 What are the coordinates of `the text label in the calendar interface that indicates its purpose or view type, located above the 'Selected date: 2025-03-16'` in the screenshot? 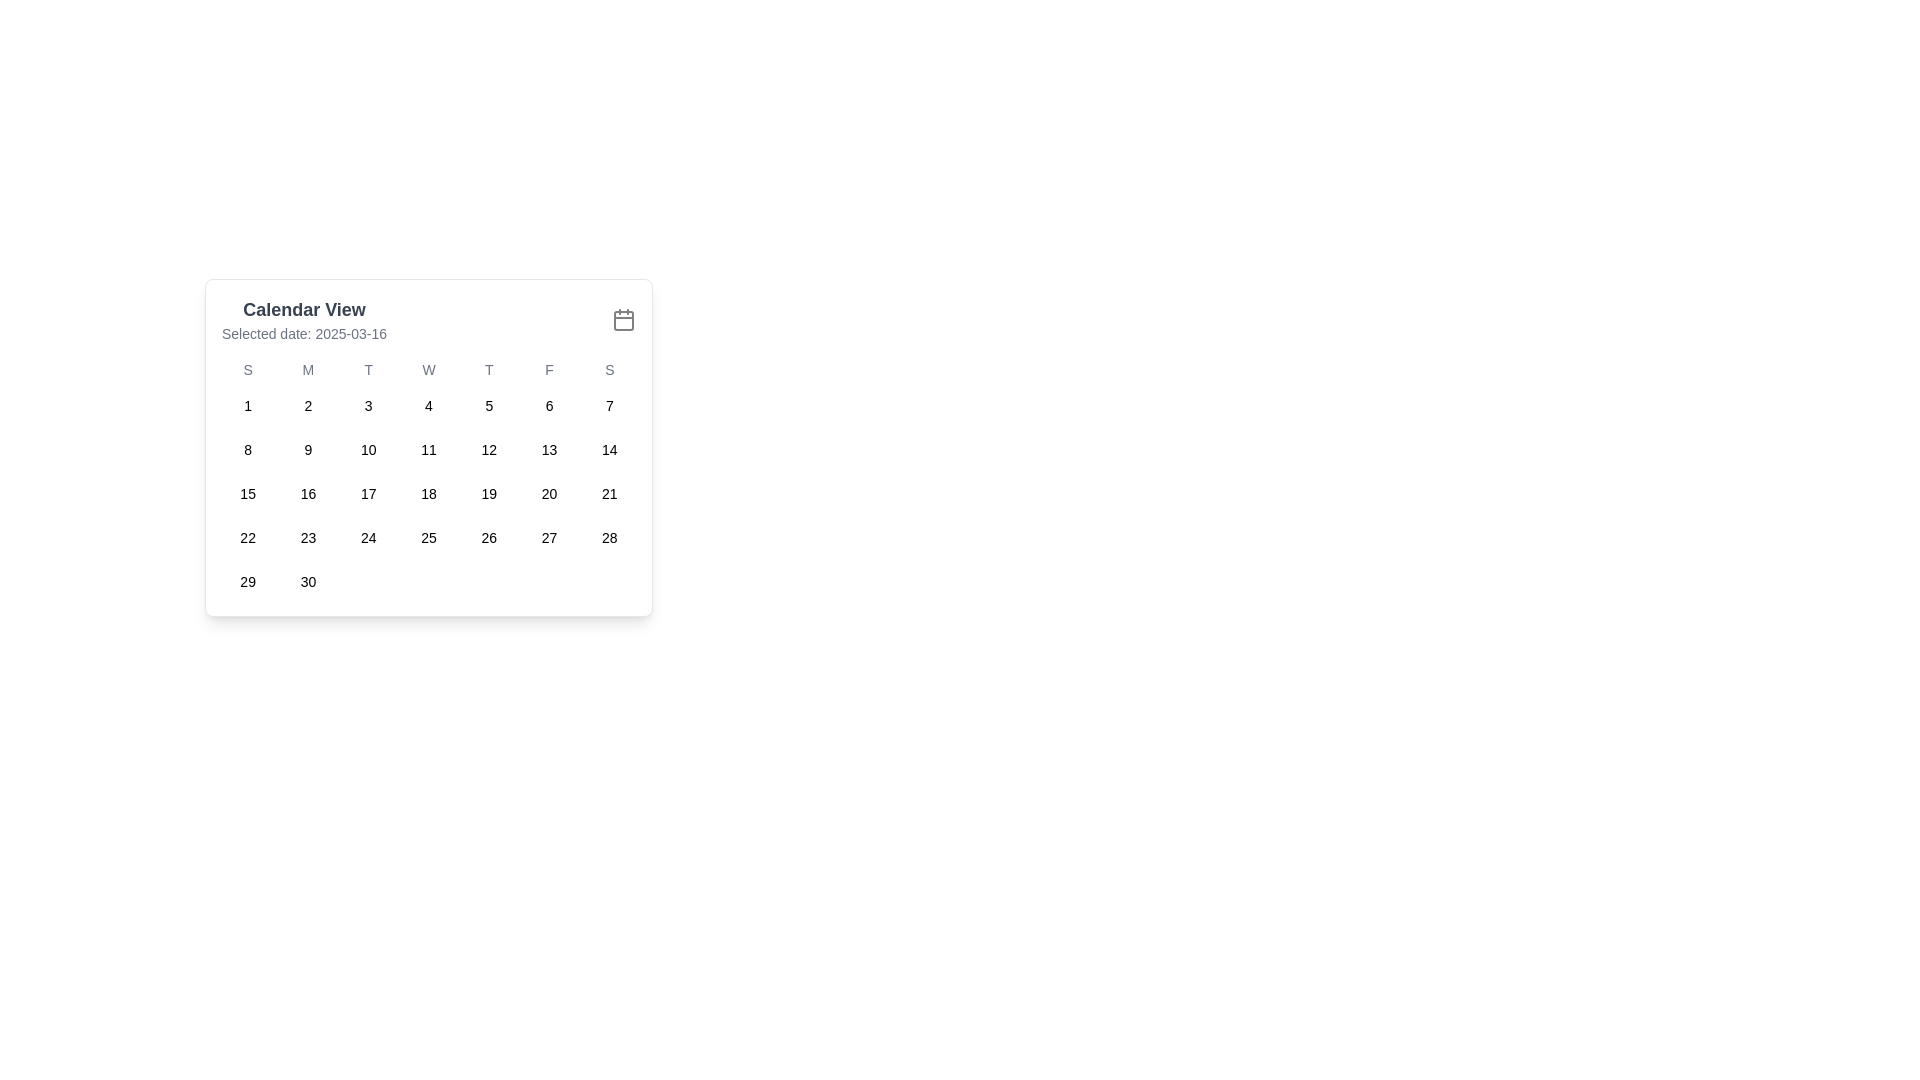 It's located at (303, 309).